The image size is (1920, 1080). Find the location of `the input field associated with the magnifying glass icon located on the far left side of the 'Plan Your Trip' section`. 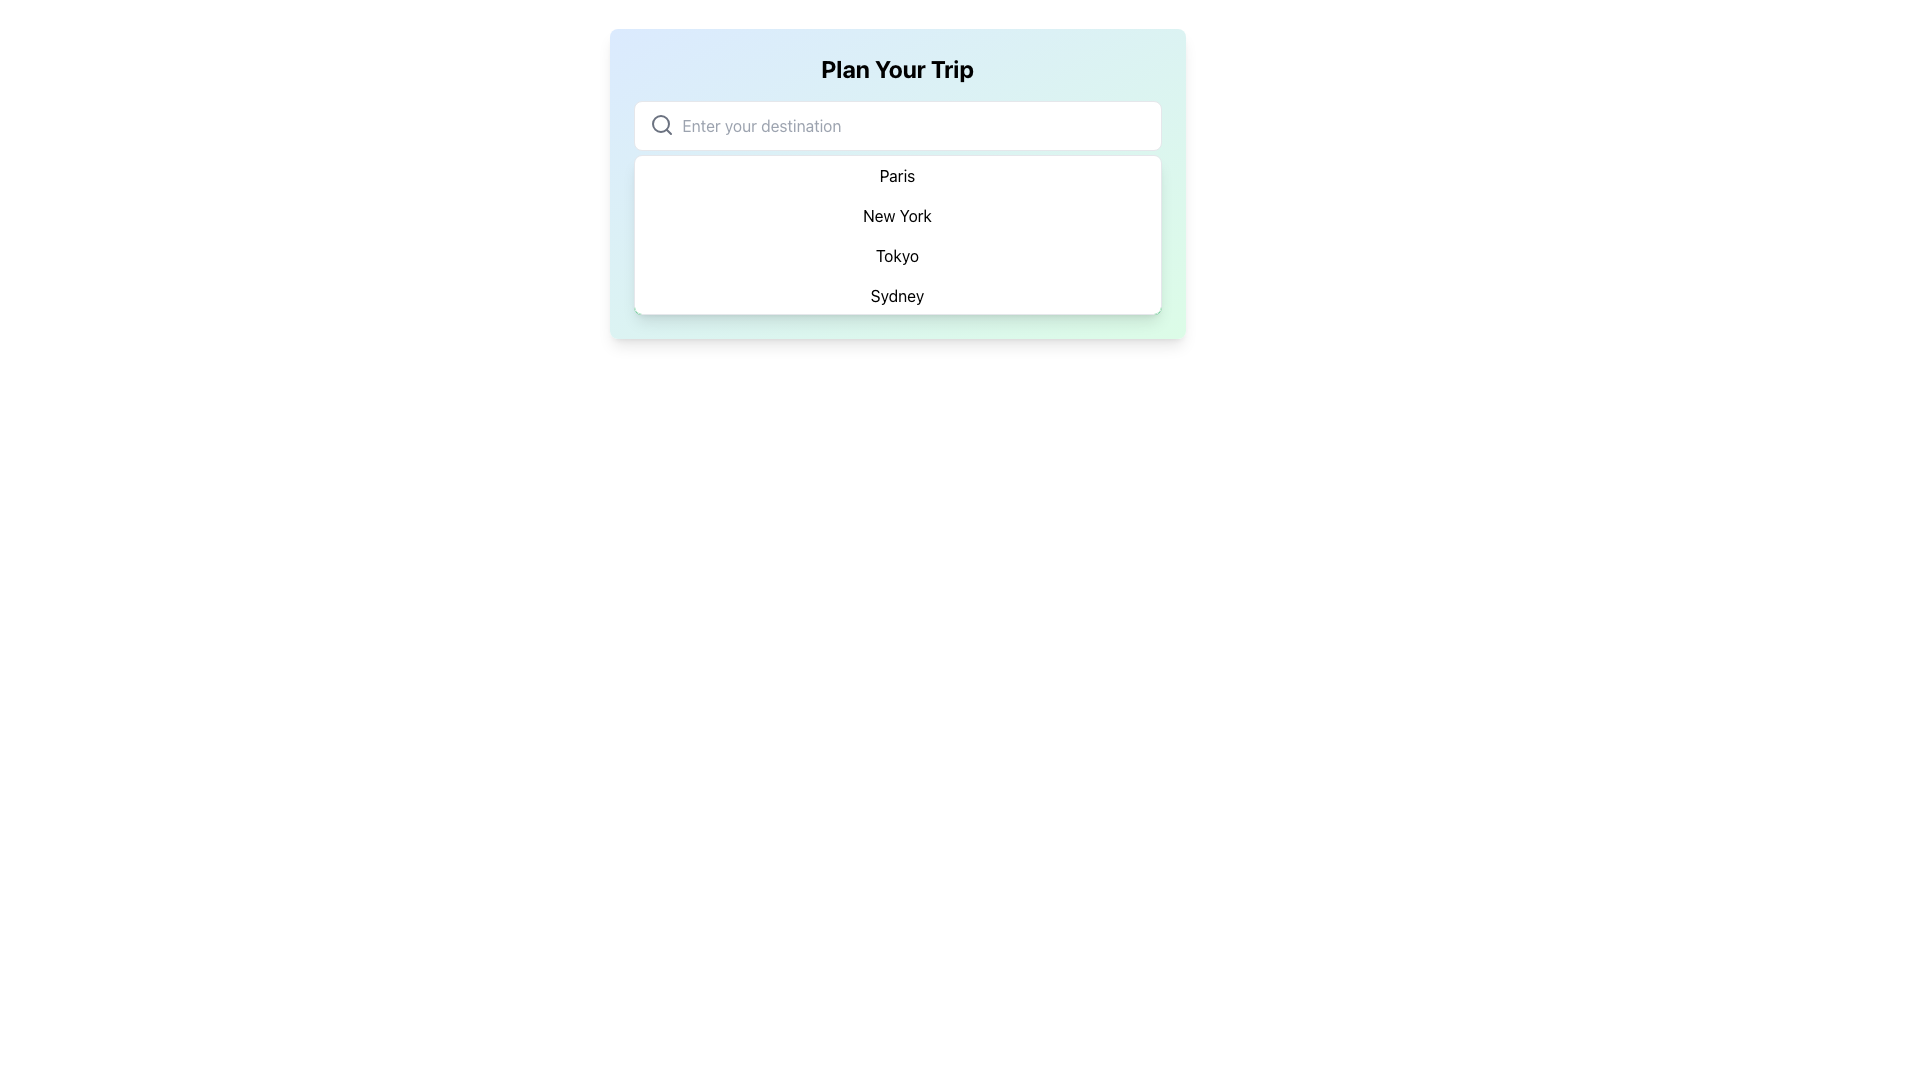

the input field associated with the magnifying glass icon located on the far left side of the 'Plan Your Trip' section is located at coordinates (661, 124).